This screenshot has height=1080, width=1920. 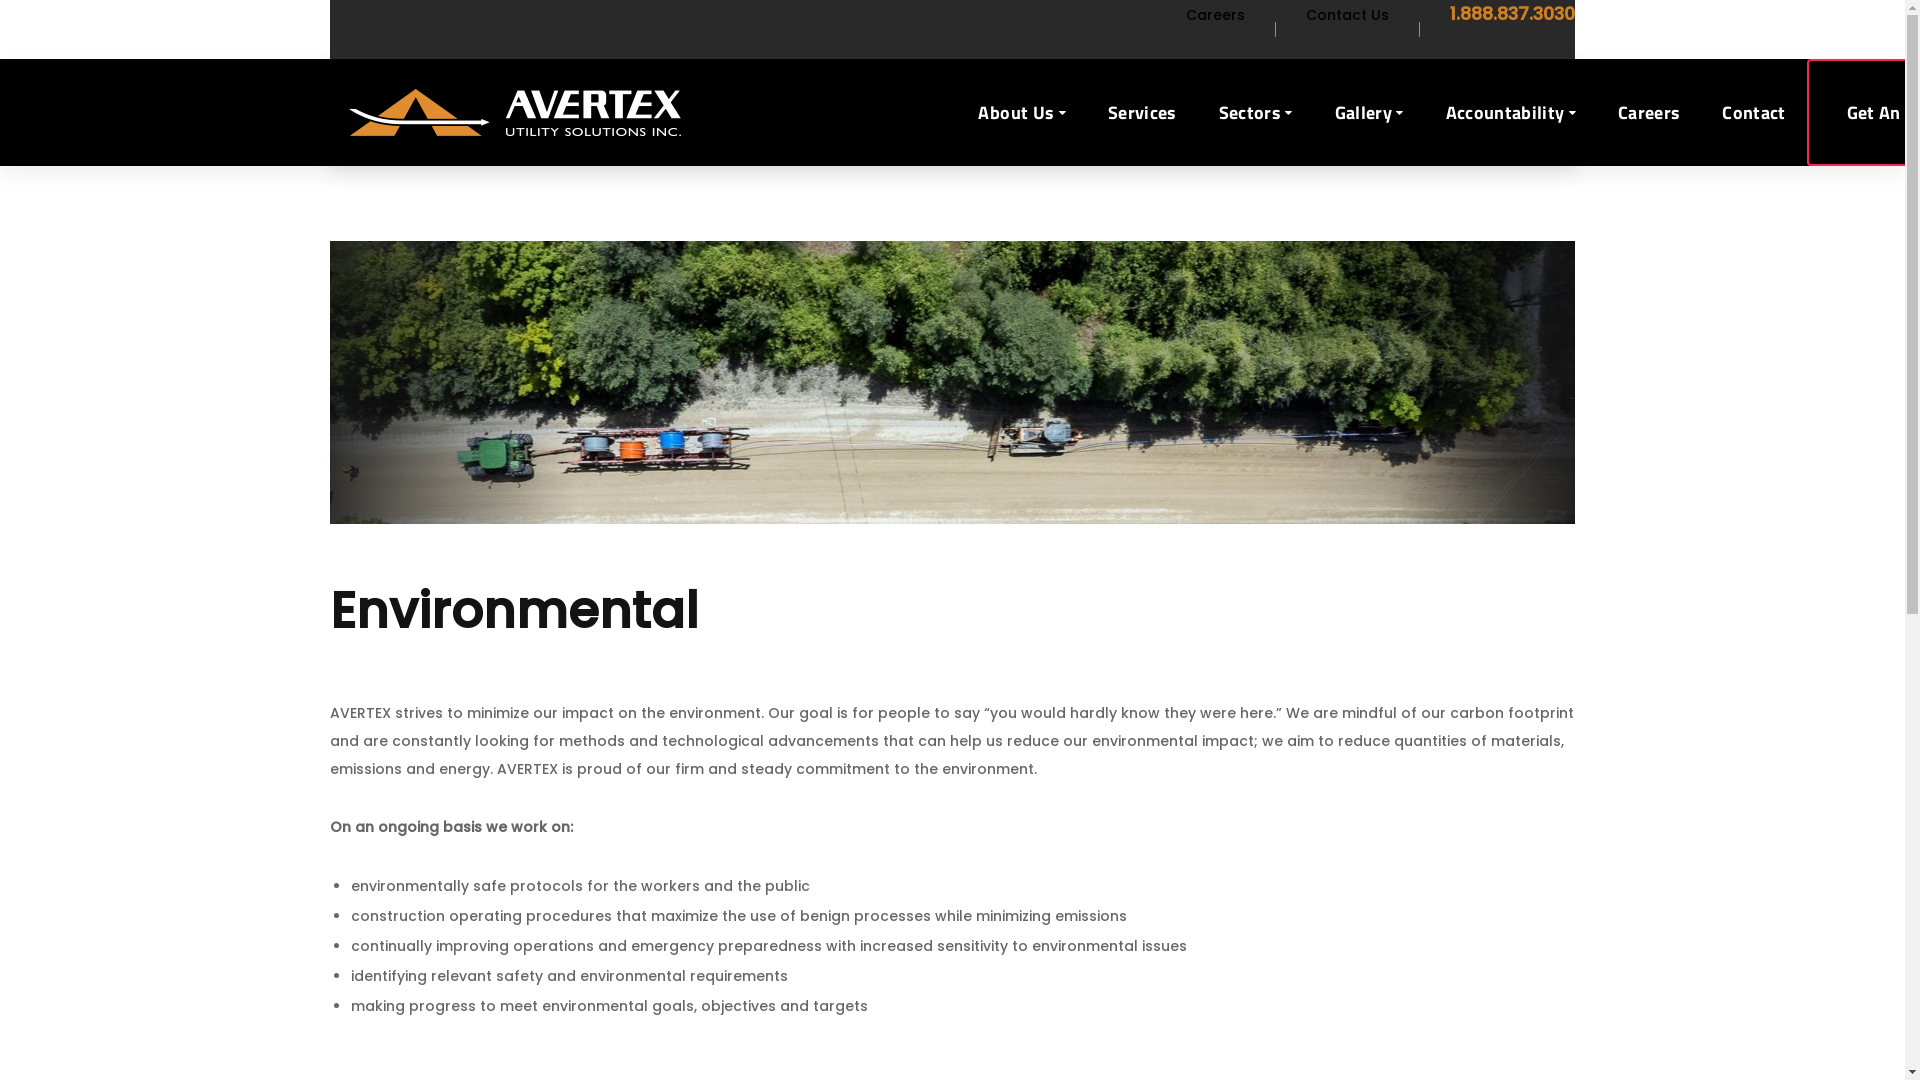 I want to click on 'About Us', so click(x=1021, y=111).